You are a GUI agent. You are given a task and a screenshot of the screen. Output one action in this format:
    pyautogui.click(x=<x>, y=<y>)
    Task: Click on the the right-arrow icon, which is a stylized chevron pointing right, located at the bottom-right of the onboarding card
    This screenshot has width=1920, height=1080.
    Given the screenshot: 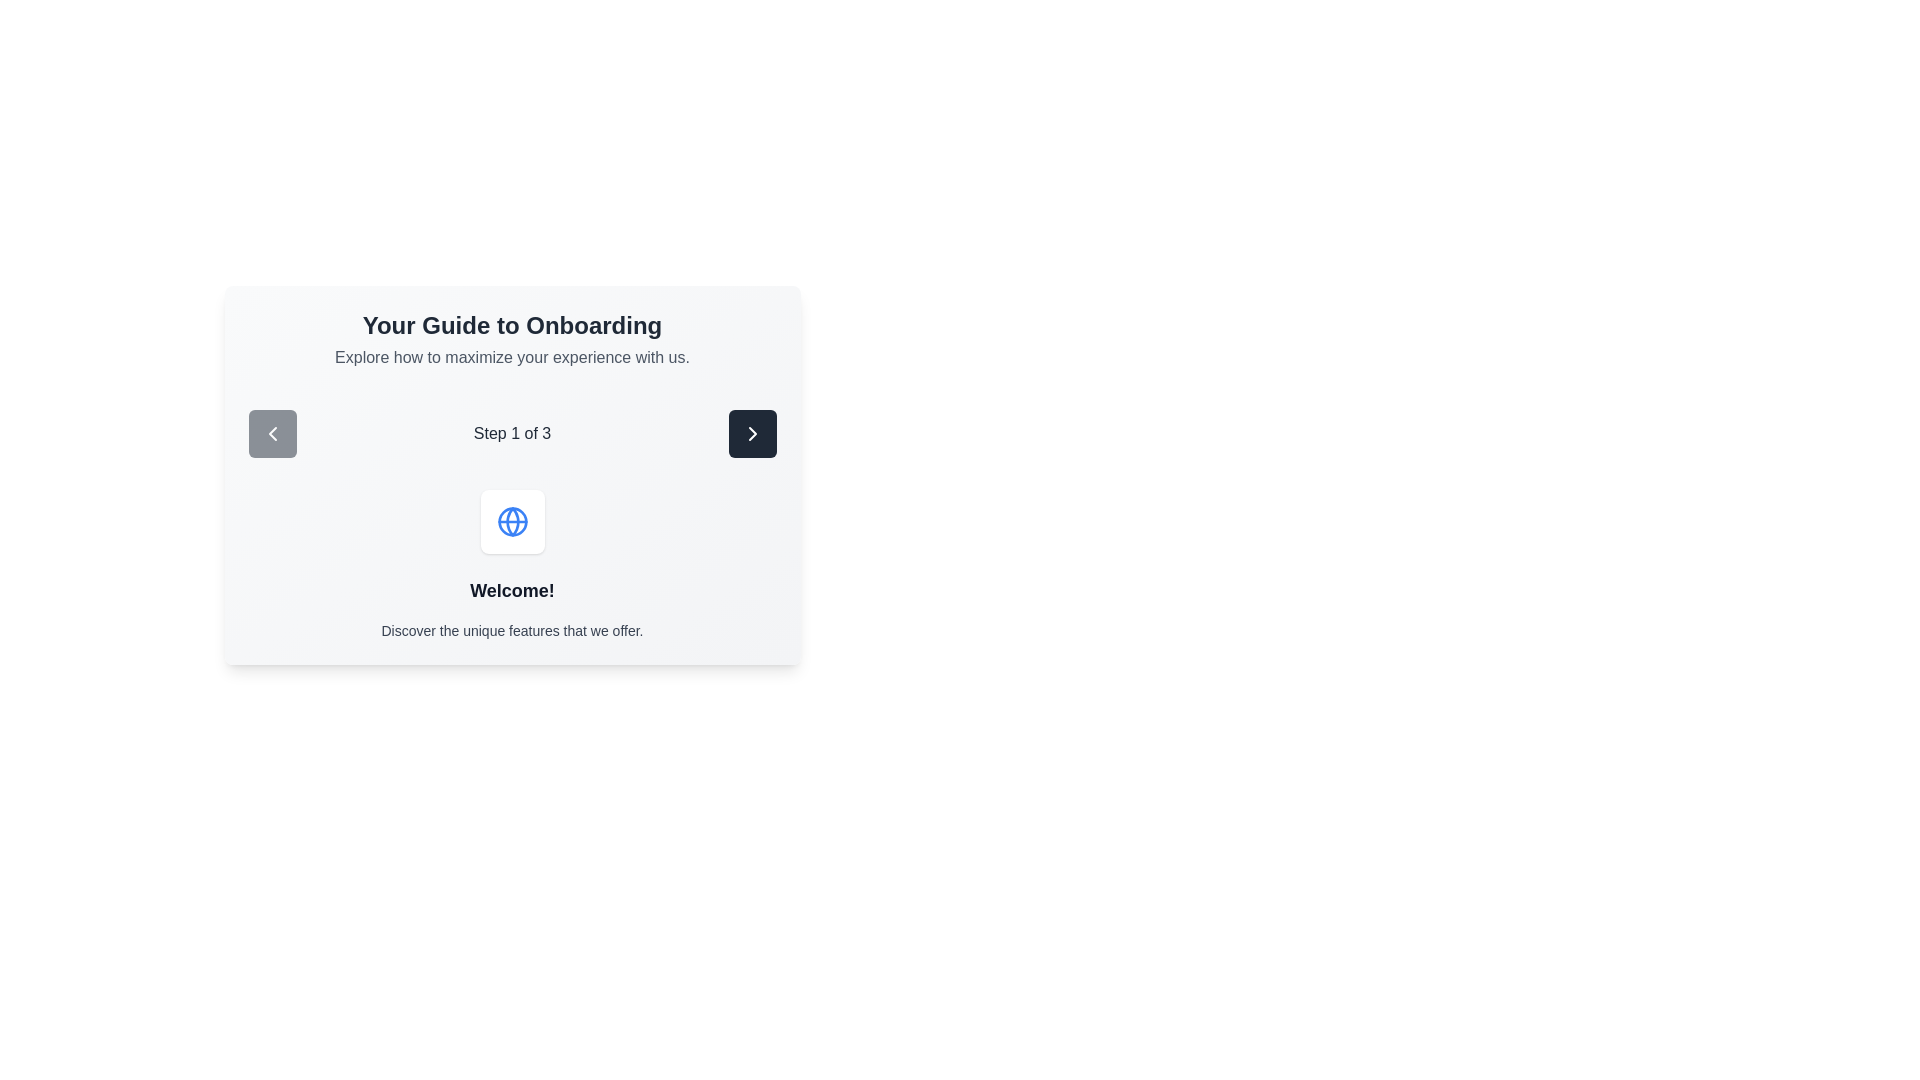 What is the action you would take?
    pyautogui.click(x=751, y=433)
    